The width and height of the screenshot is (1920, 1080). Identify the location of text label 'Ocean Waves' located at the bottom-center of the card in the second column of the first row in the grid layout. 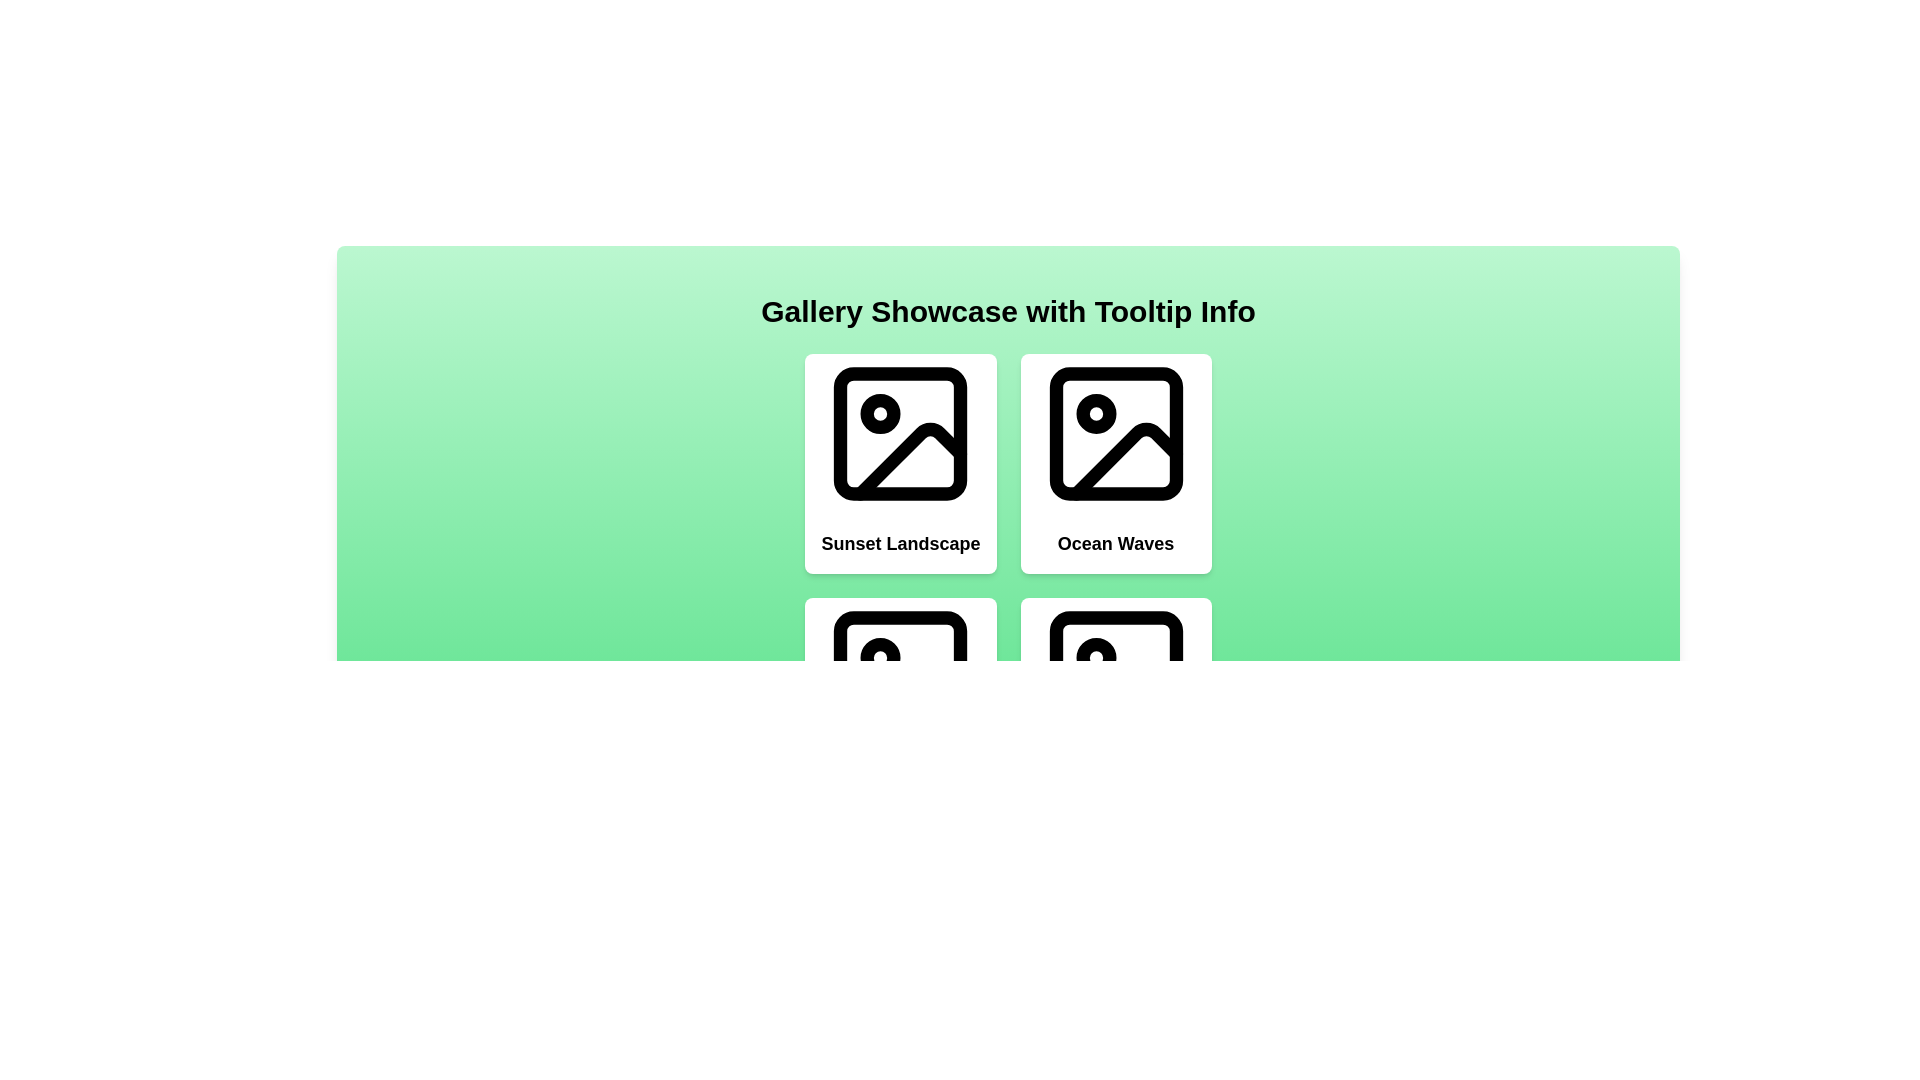
(1115, 543).